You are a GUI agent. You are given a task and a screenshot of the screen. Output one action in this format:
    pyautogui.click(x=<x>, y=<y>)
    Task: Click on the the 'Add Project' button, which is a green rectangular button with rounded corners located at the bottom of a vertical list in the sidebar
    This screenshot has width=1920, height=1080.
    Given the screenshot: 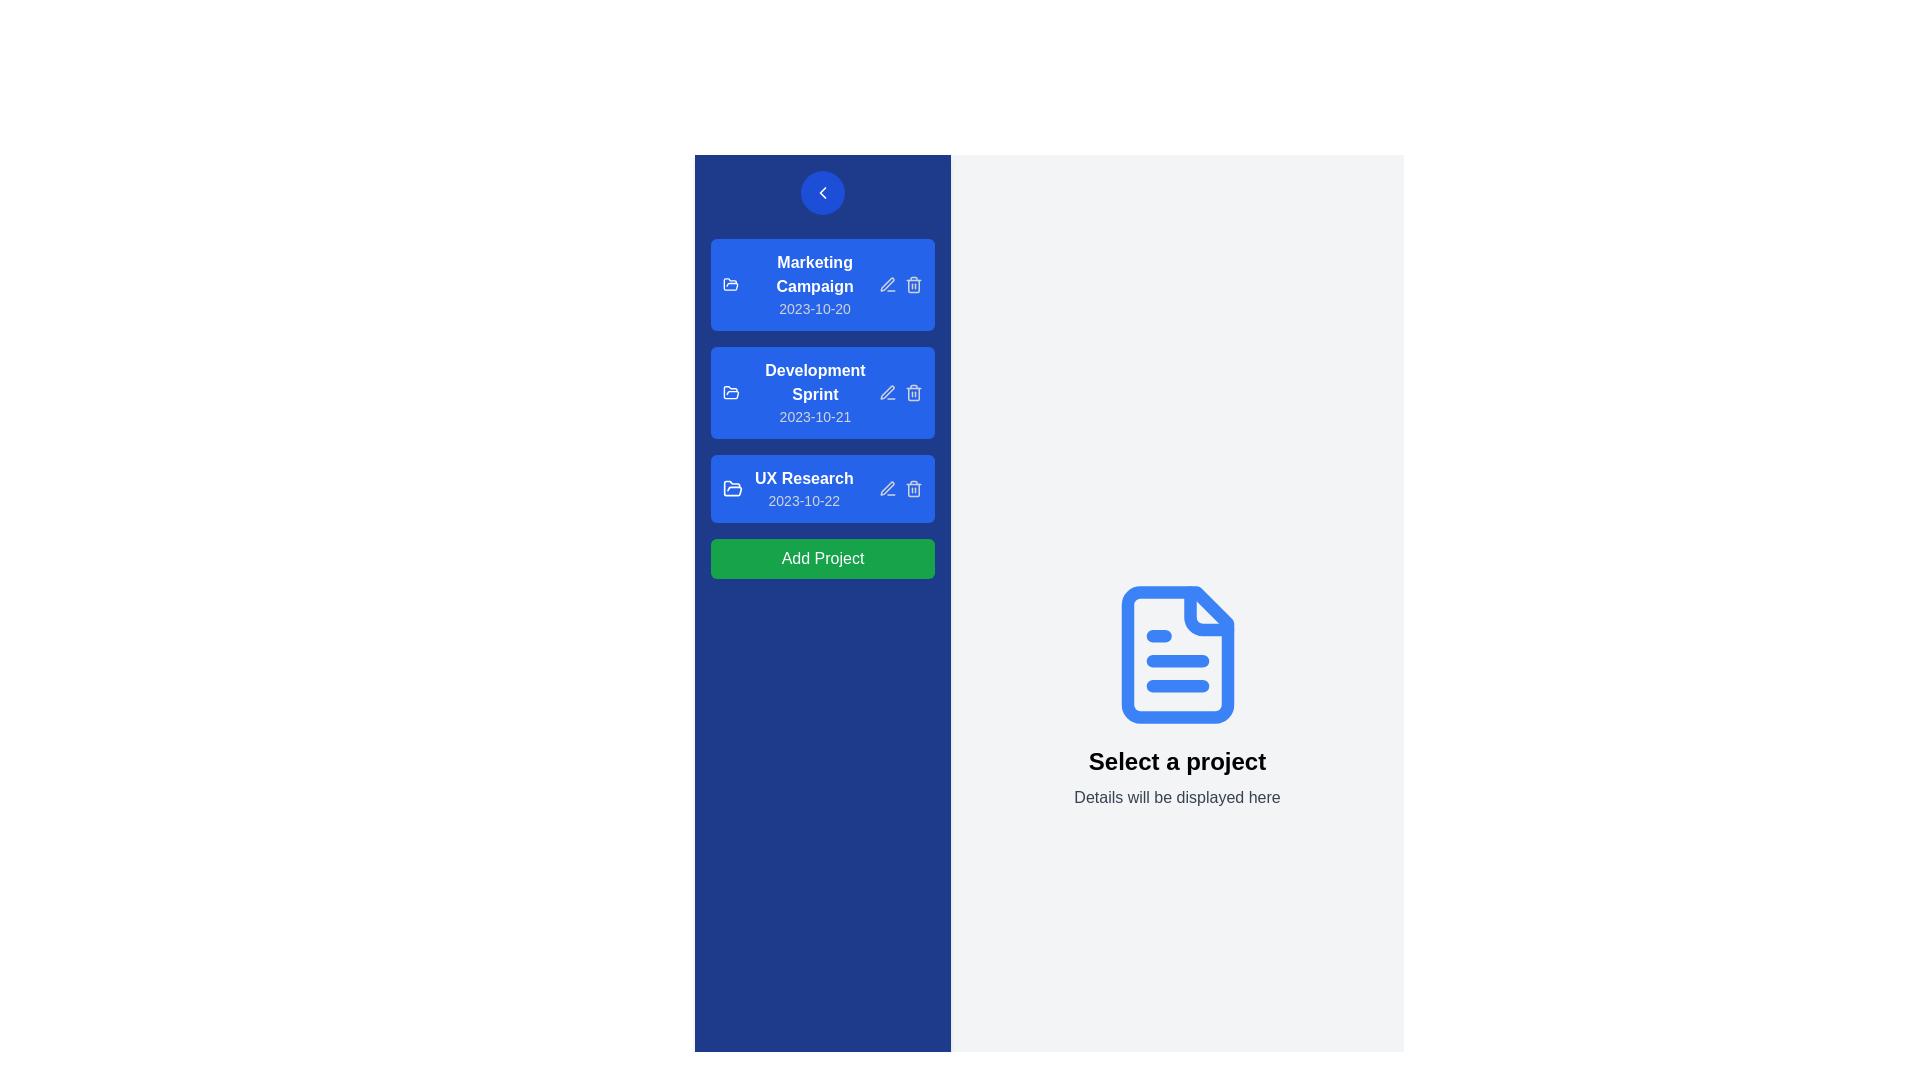 What is the action you would take?
    pyautogui.click(x=822, y=559)
    